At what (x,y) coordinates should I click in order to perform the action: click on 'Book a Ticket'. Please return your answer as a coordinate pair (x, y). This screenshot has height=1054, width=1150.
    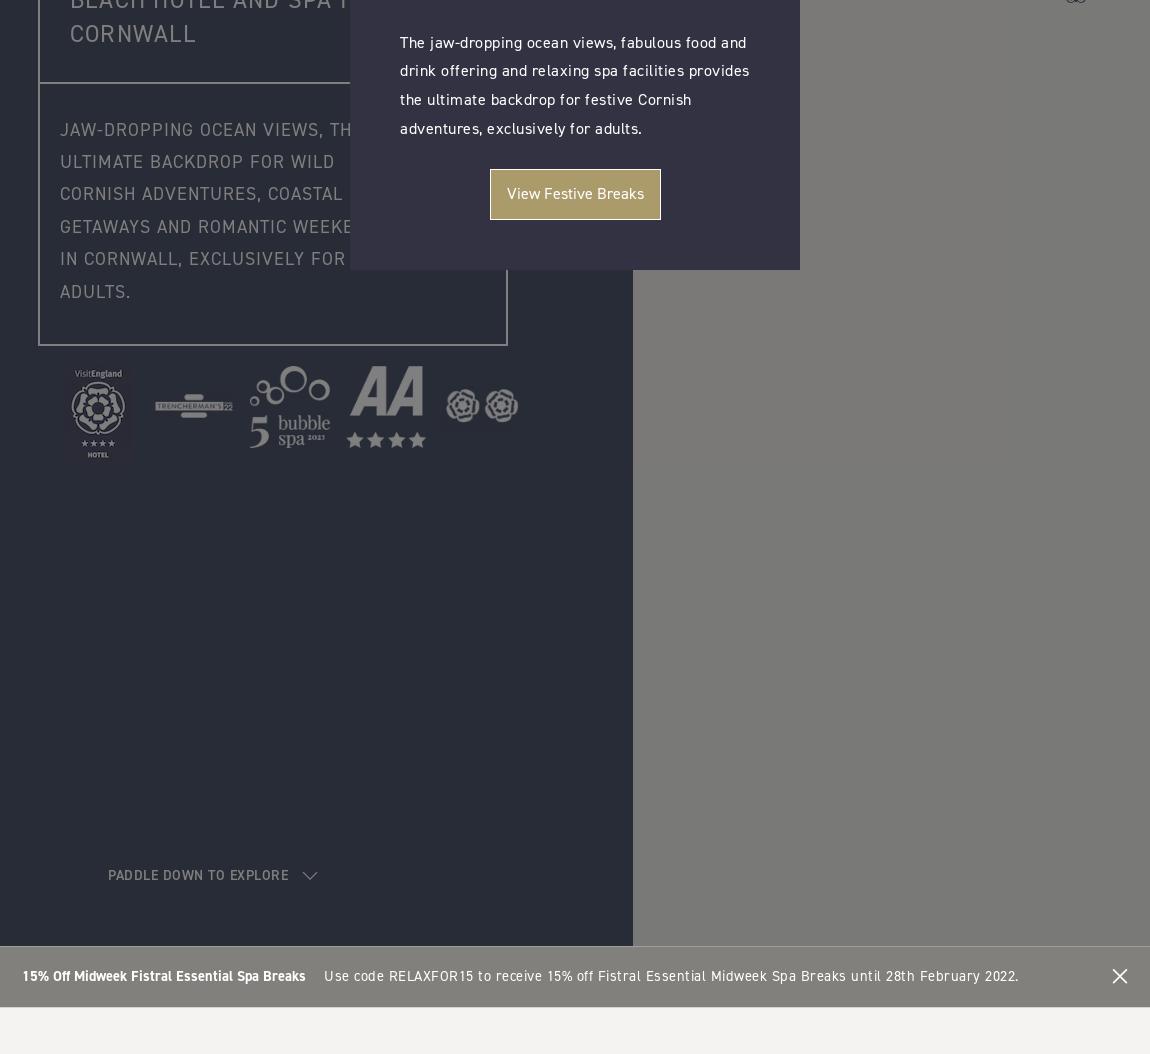
    Looking at the image, I should click on (575, 342).